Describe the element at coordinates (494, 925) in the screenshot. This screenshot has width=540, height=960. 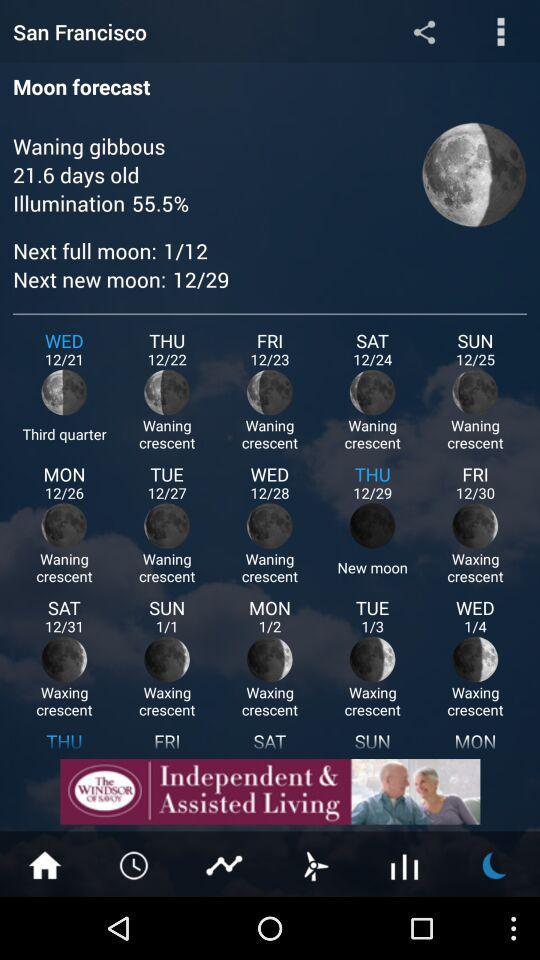
I see `the weather icon` at that location.